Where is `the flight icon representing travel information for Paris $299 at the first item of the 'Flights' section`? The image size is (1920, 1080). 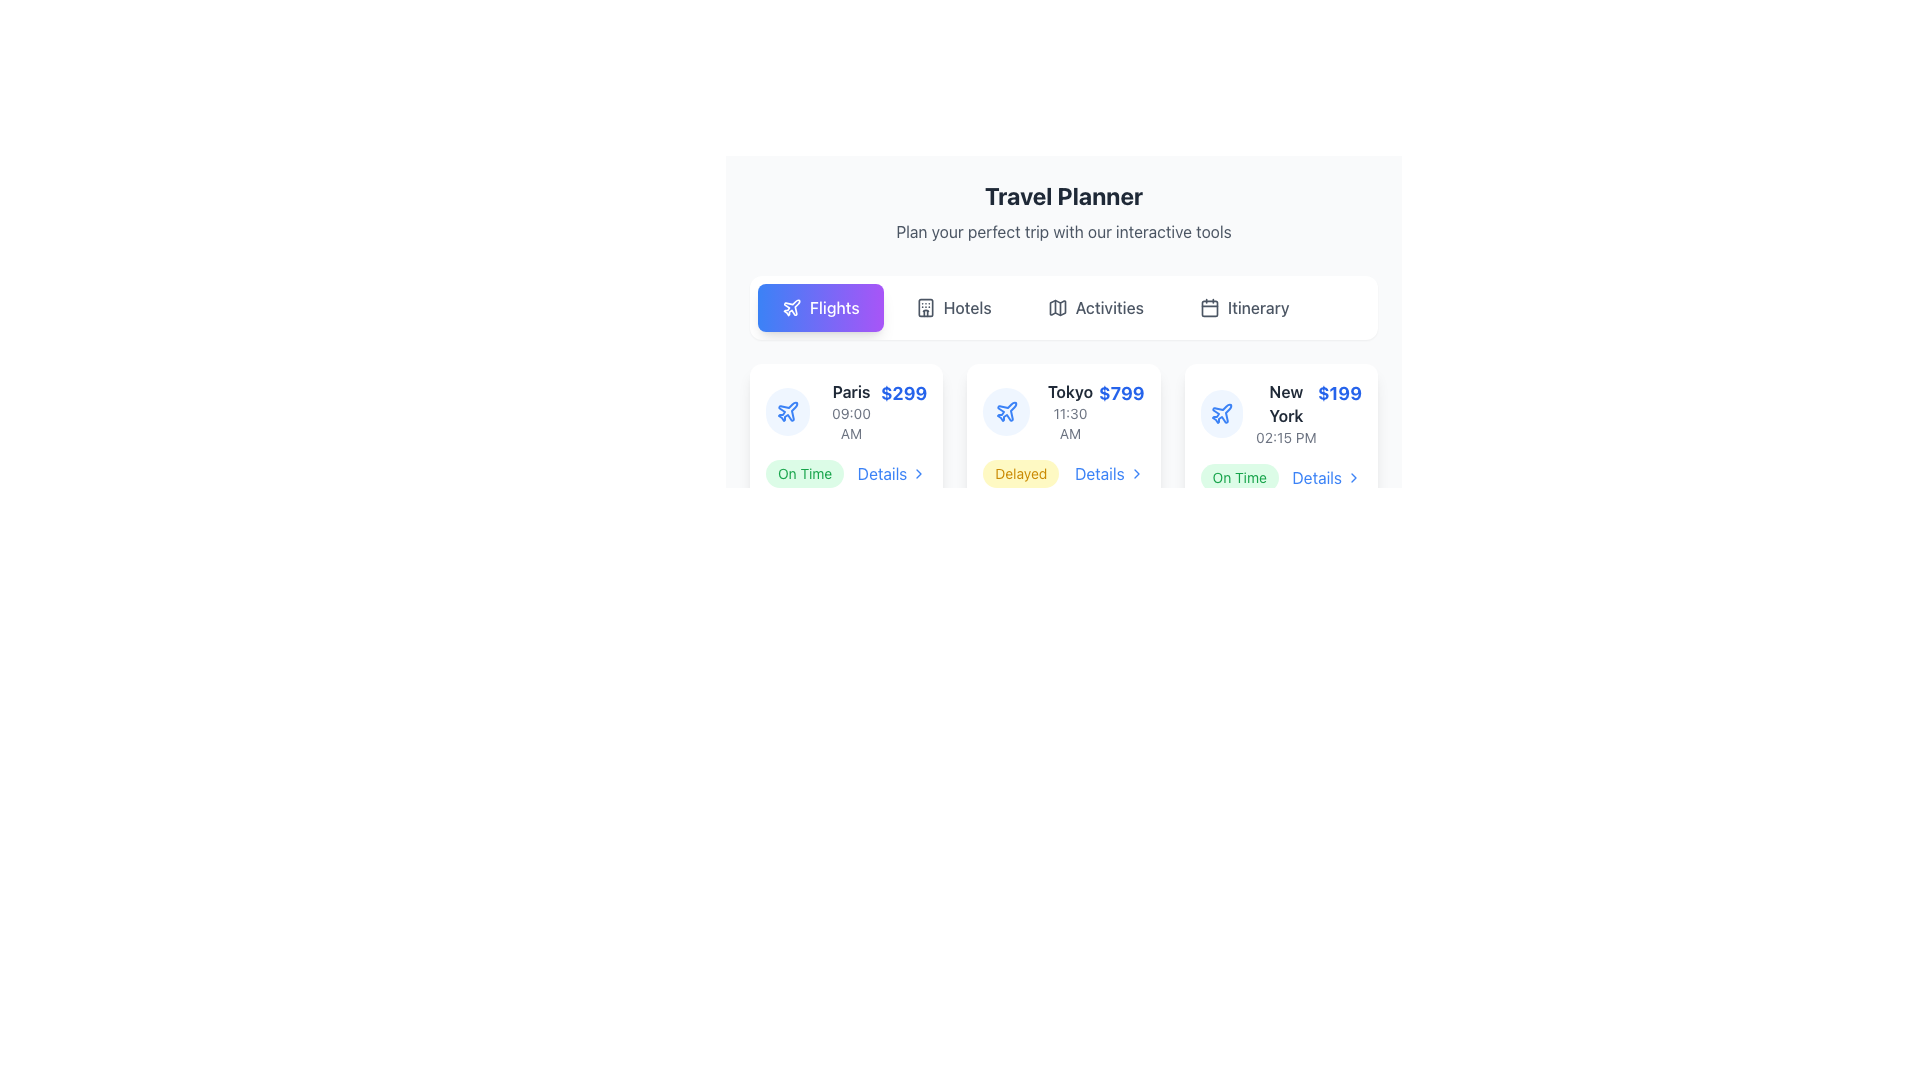
the flight icon representing travel information for Paris $299 at the first item of the 'Flights' section is located at coordinates (786, 411).